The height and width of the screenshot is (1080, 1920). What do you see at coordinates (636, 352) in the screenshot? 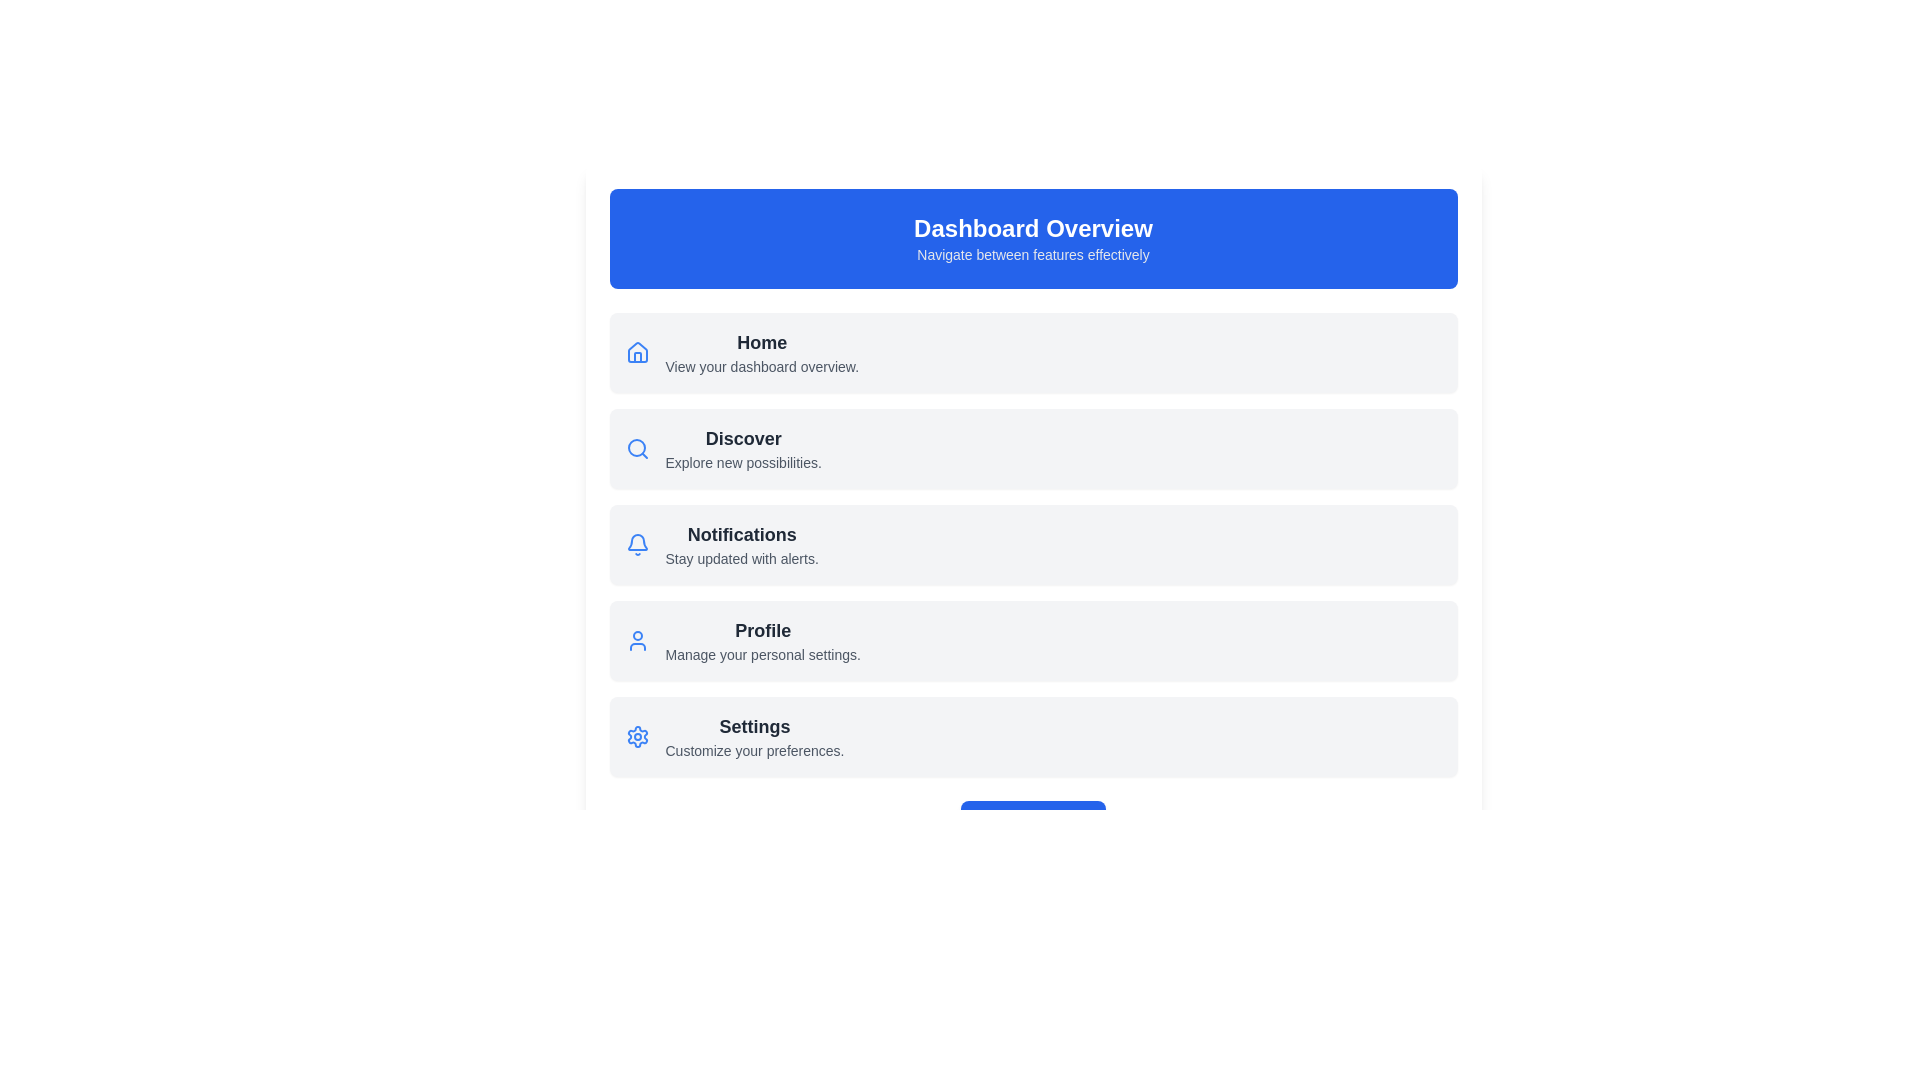
I see `the small blue house icon located at the far left of the section, directly left of the label 'Home'` at bounding box center [636, 352].